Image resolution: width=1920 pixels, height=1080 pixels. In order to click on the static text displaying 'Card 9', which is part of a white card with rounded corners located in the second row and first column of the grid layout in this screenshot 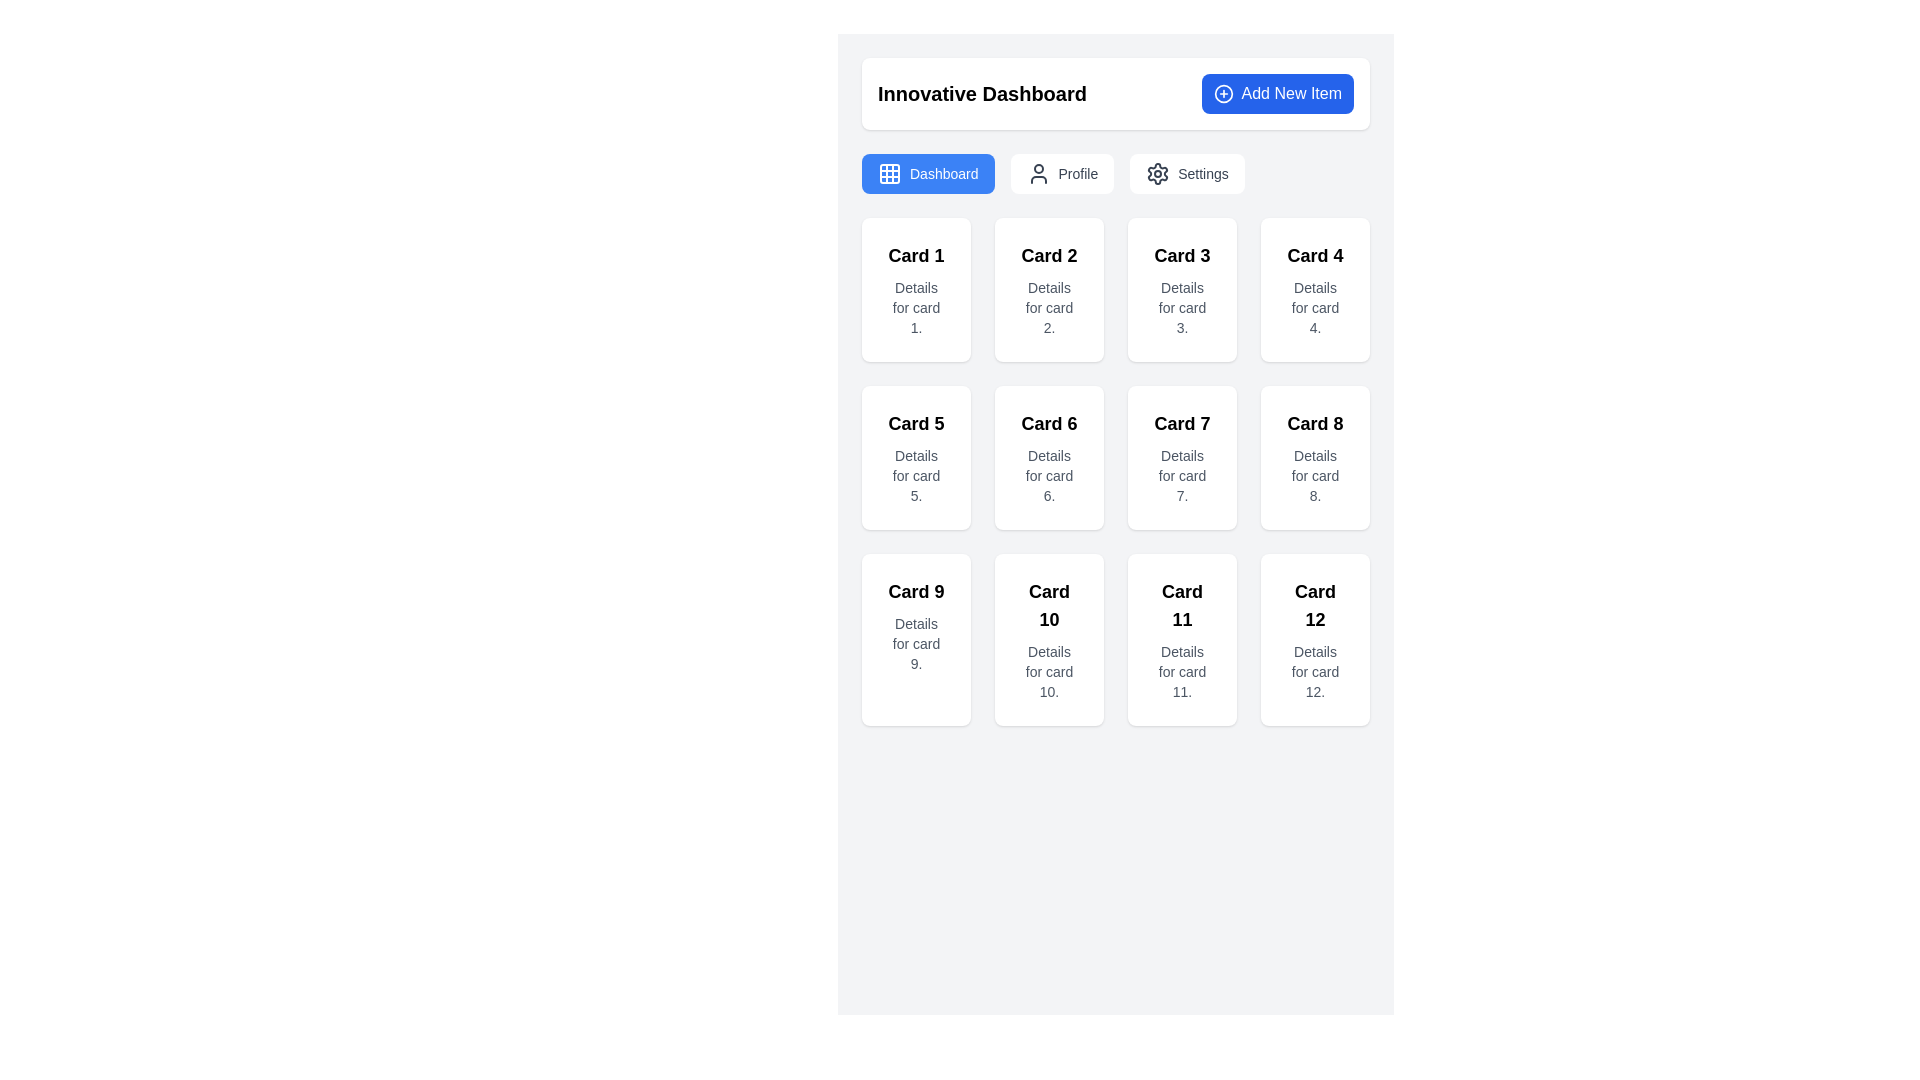, I will do `click(915, 590)`.